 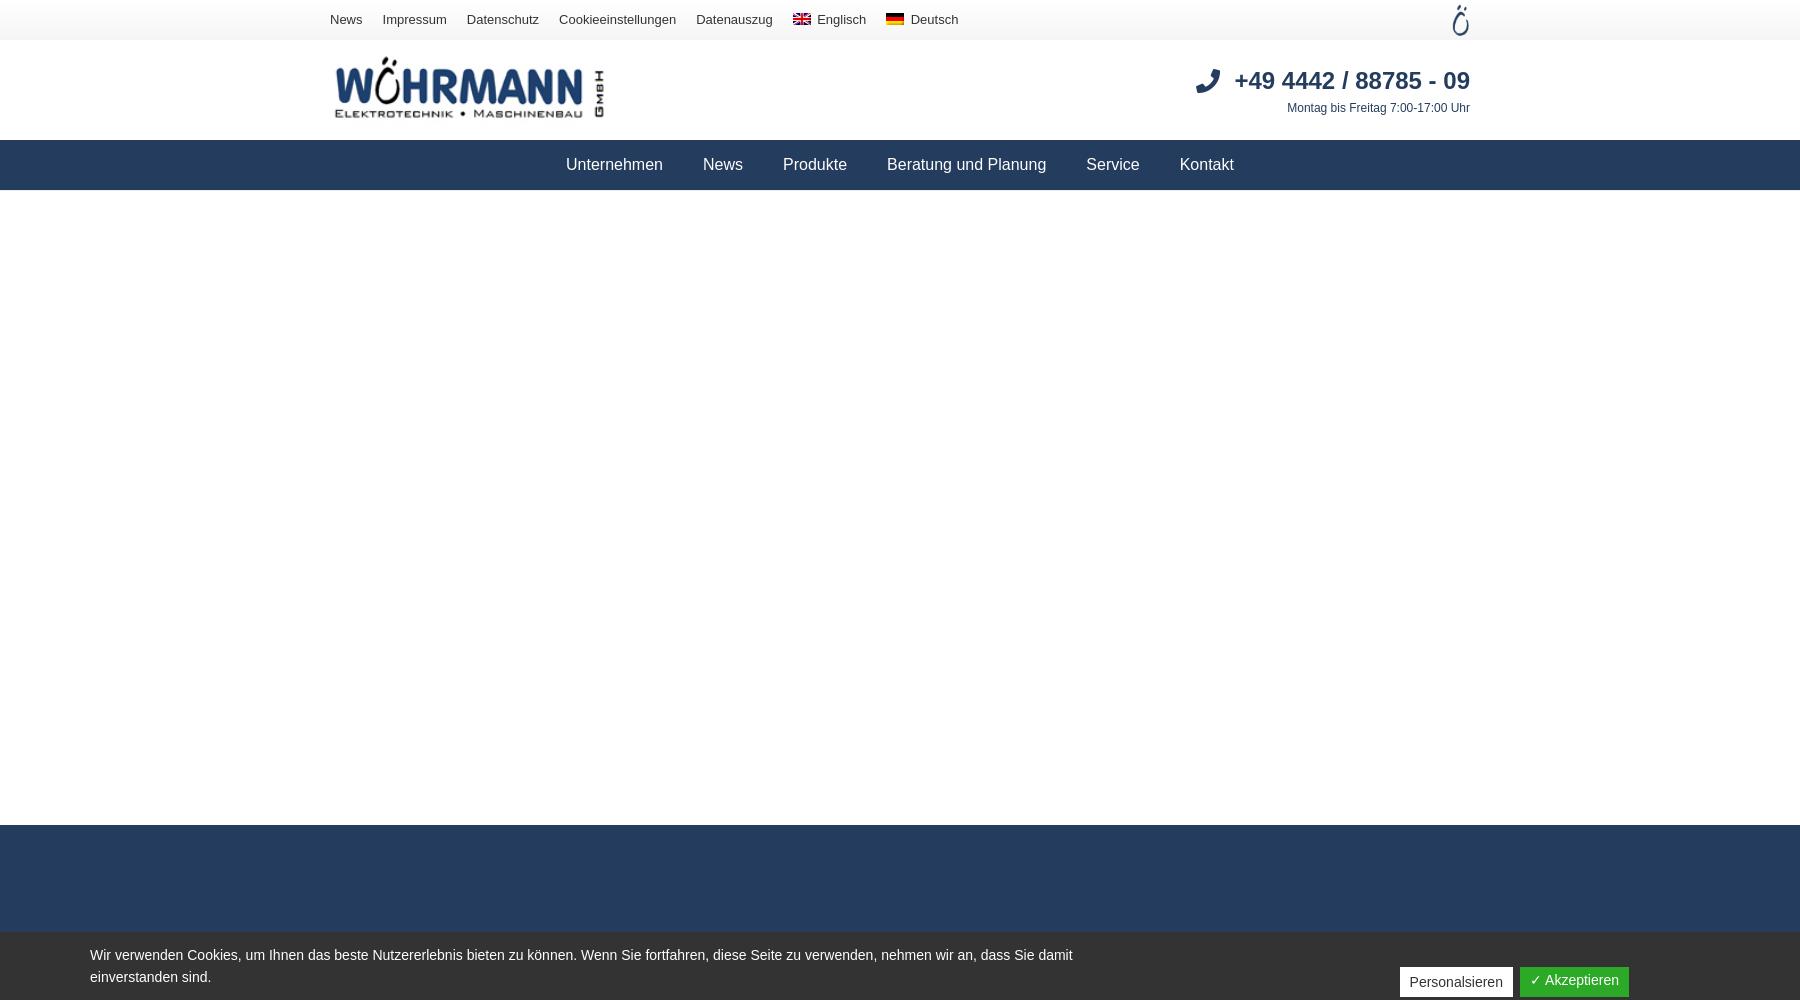 I want to click on 'Unternehmen', so click(x=614, y=164).